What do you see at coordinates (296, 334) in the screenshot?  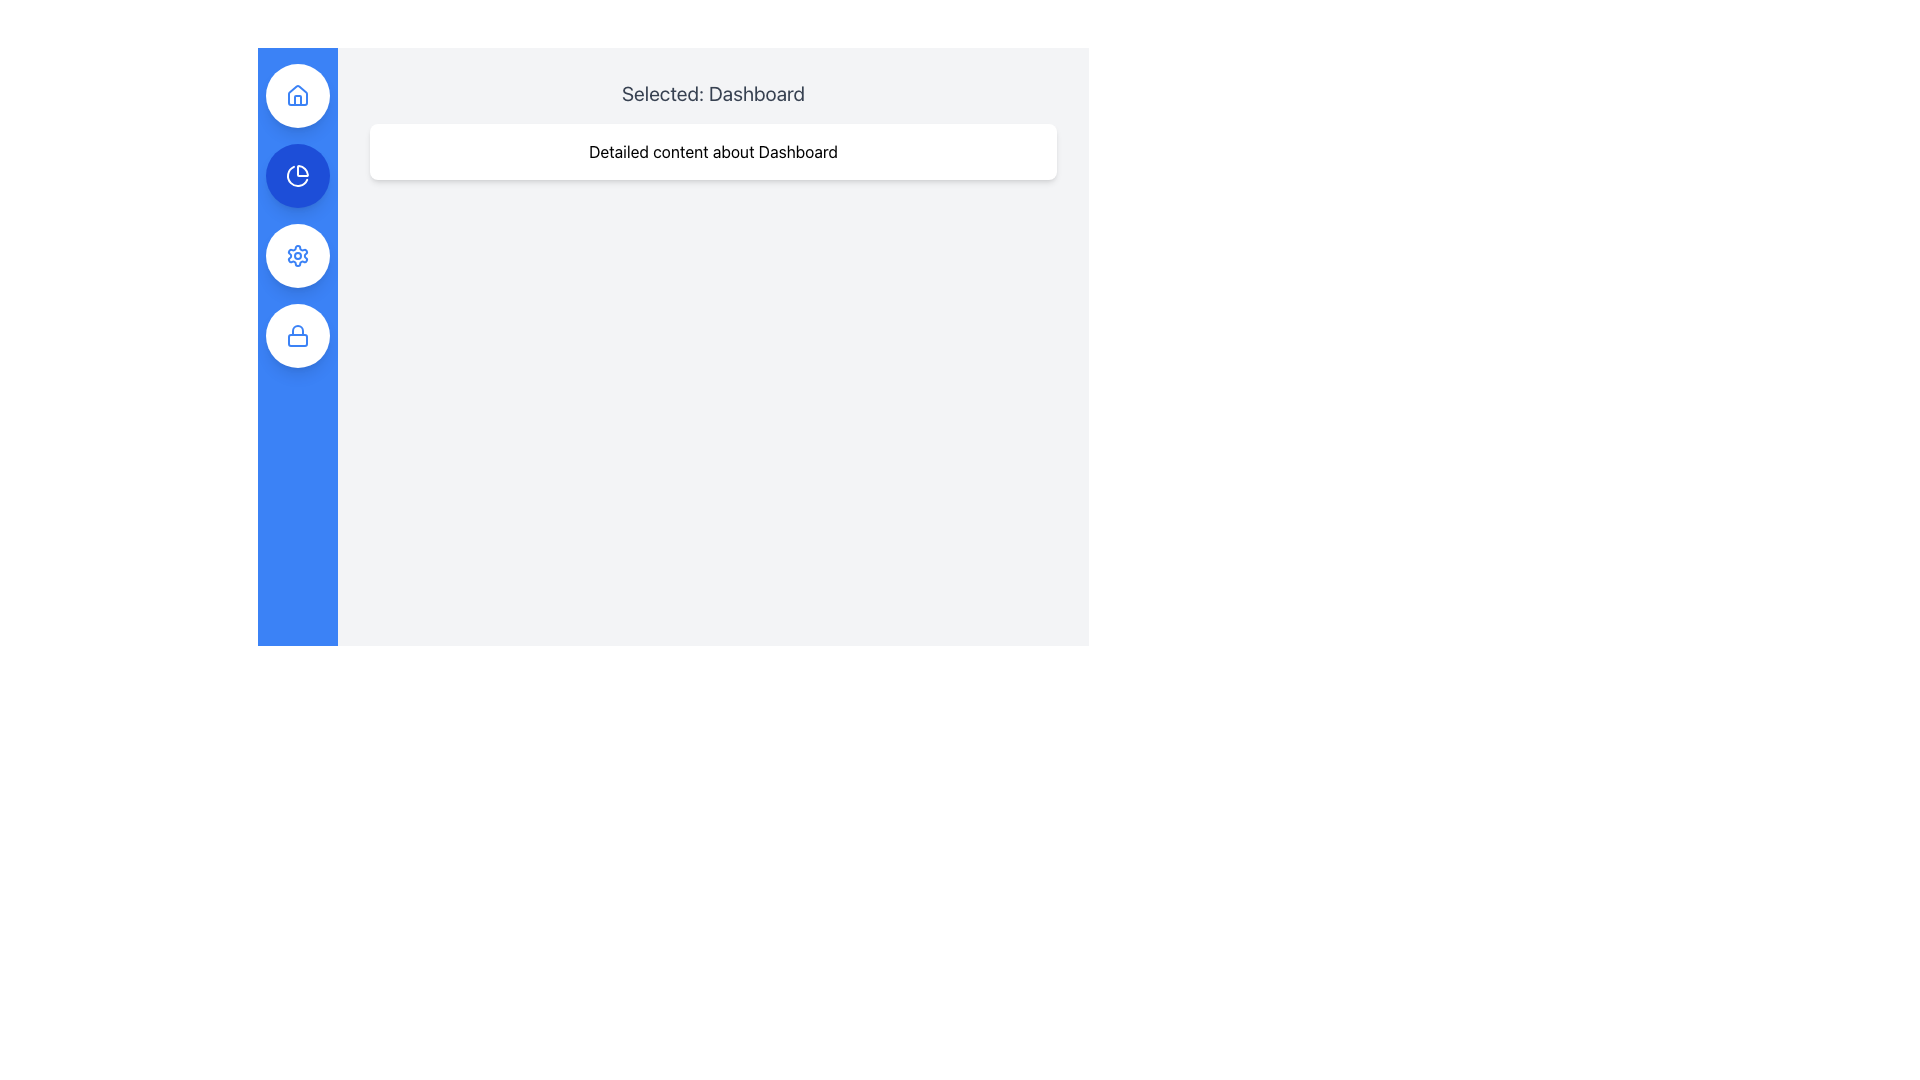 I see `the fourth button in the vertical list on the left sidebar, which navigates to a secure section of the application` at bounding box center [296, 334].